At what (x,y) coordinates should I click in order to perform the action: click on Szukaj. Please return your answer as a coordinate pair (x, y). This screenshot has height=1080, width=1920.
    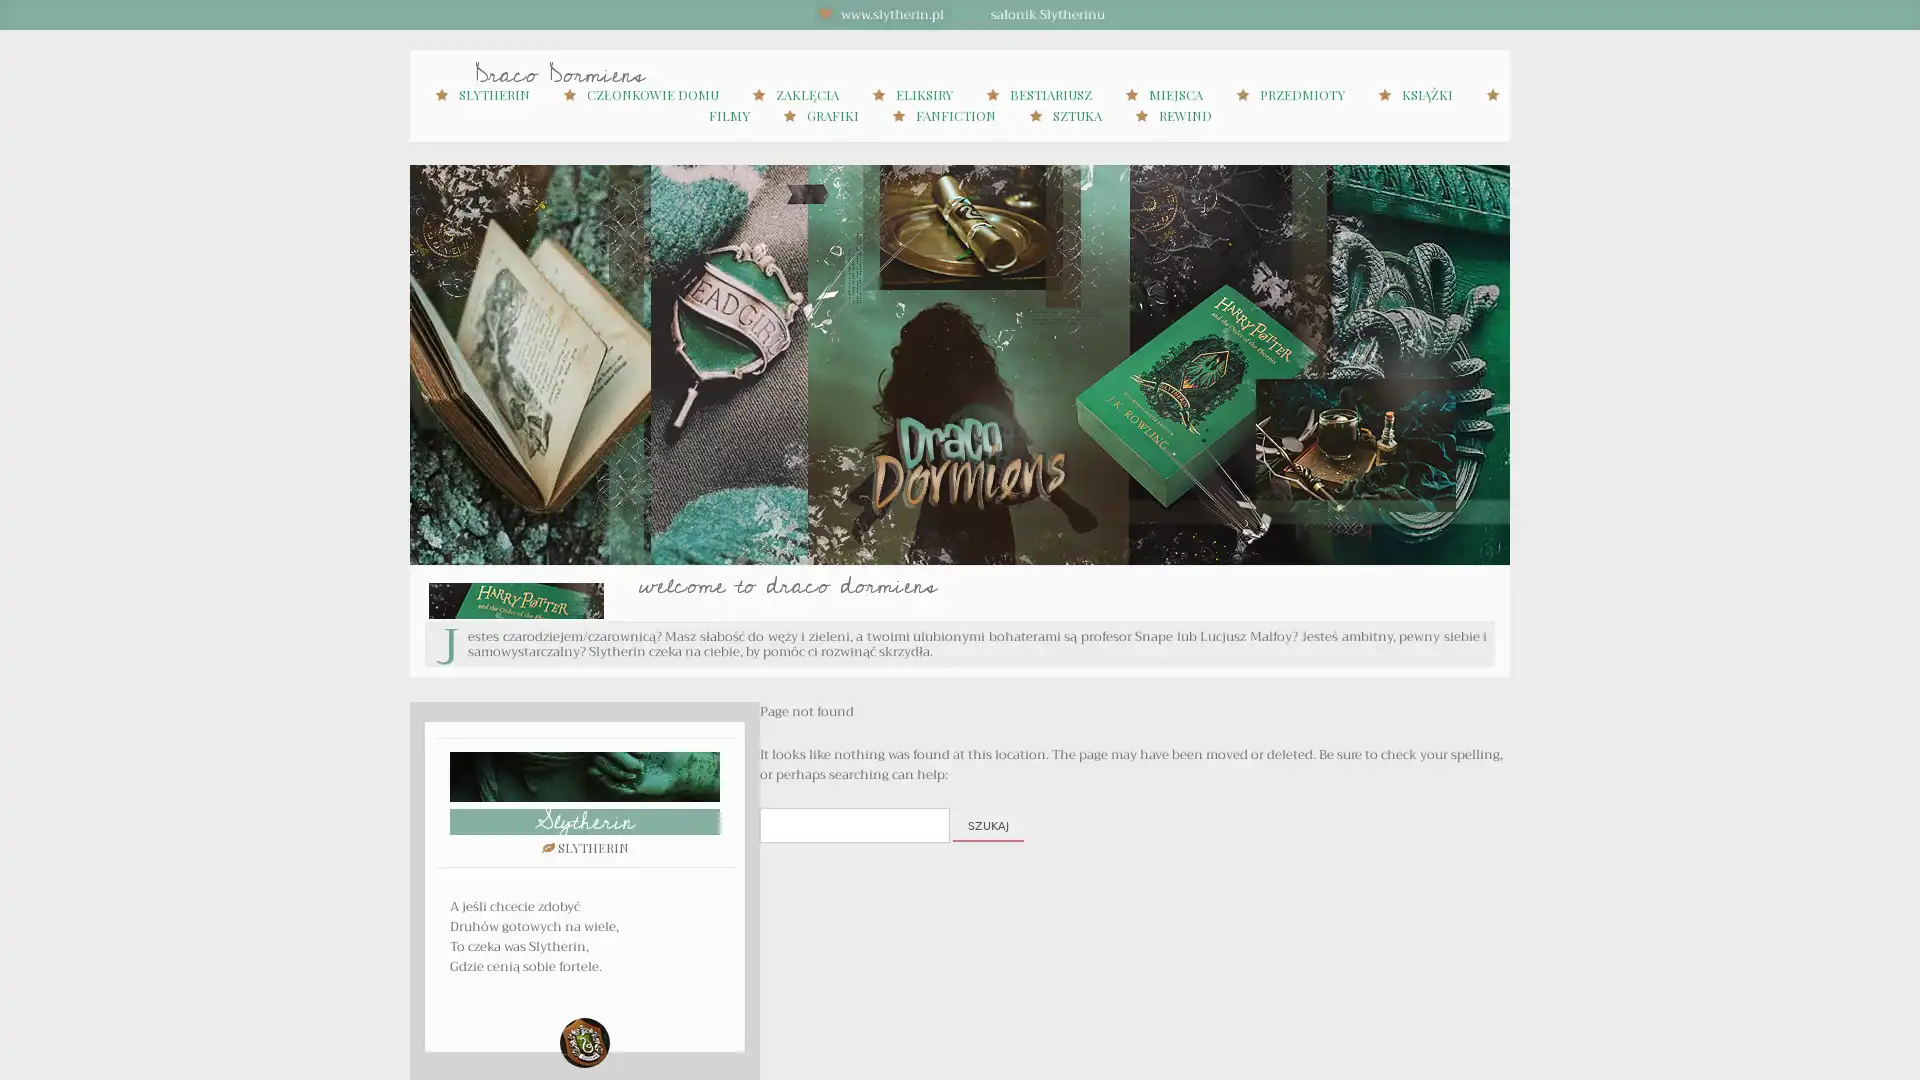
    Looking at the image, I should click on (988, 826).